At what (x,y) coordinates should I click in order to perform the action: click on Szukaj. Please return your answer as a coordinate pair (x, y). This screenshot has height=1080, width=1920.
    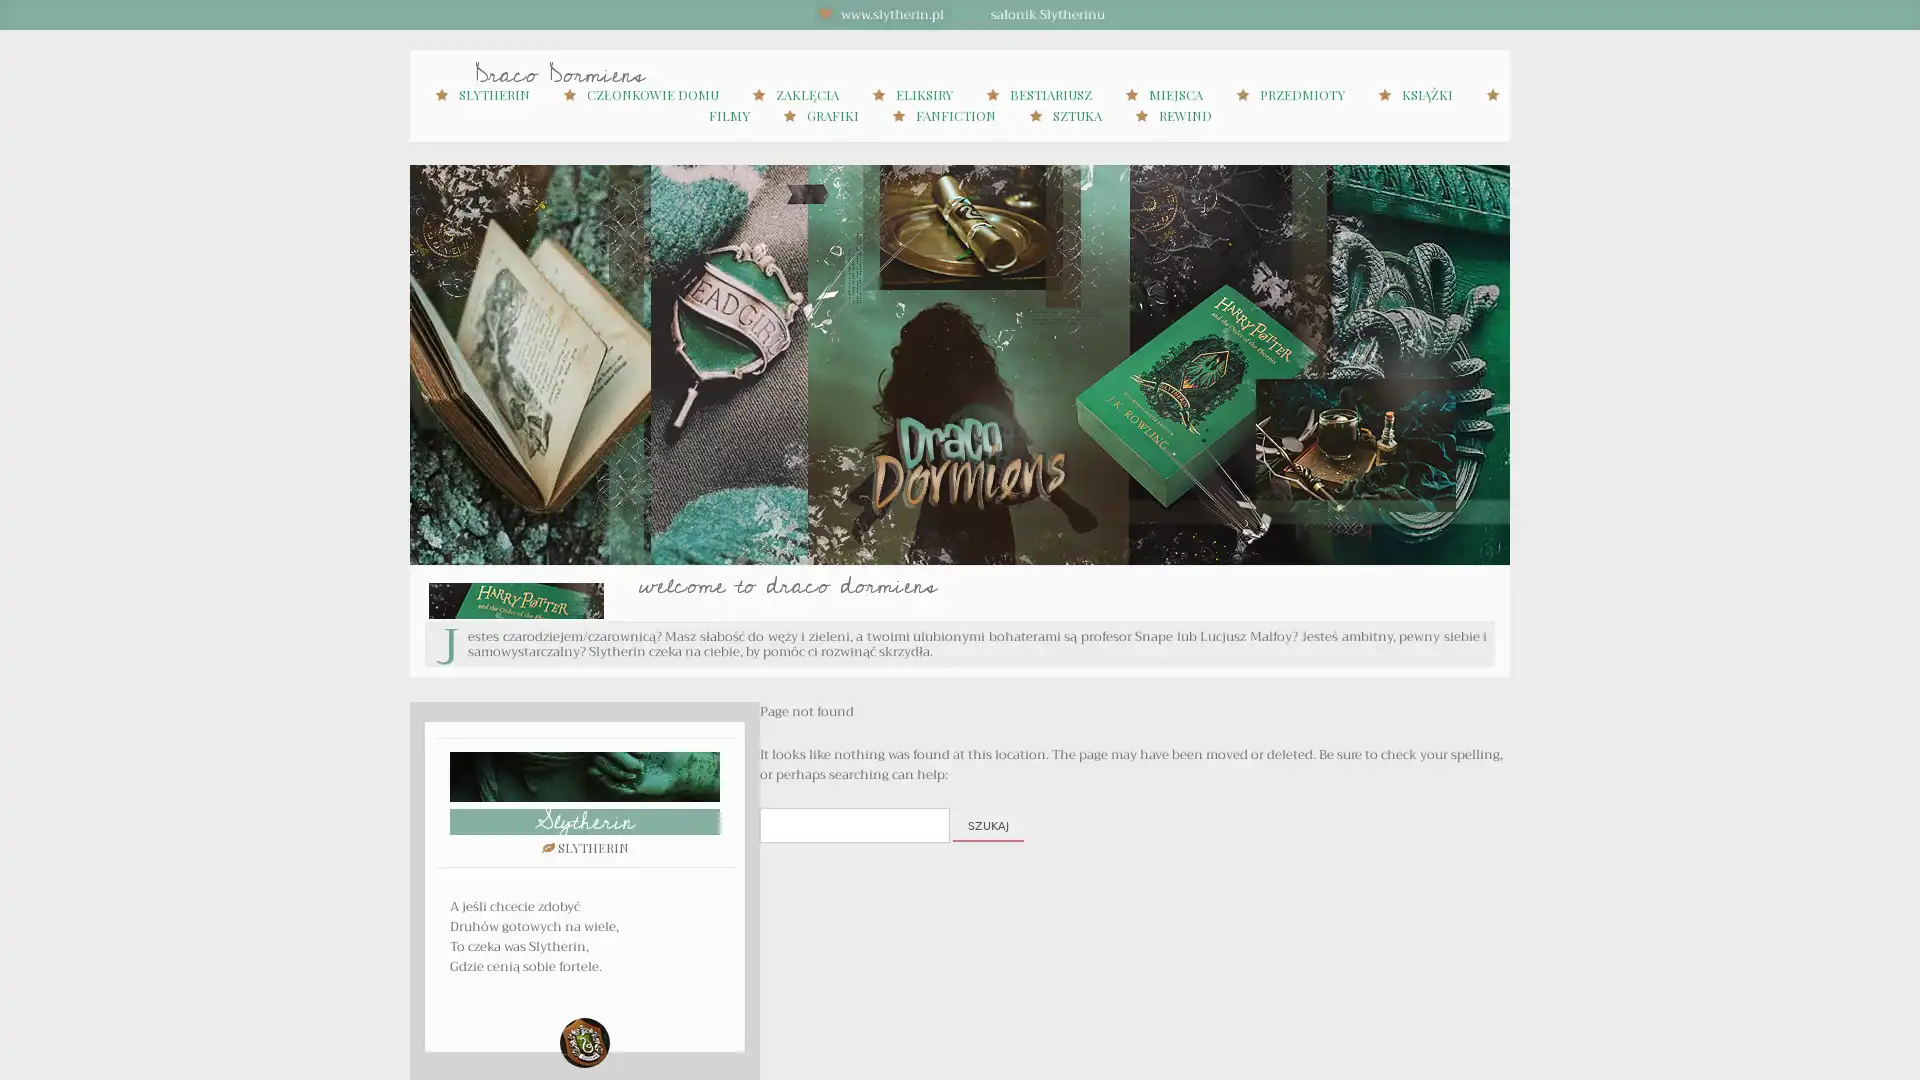
    Looking at the image, I should click on (988, 826).